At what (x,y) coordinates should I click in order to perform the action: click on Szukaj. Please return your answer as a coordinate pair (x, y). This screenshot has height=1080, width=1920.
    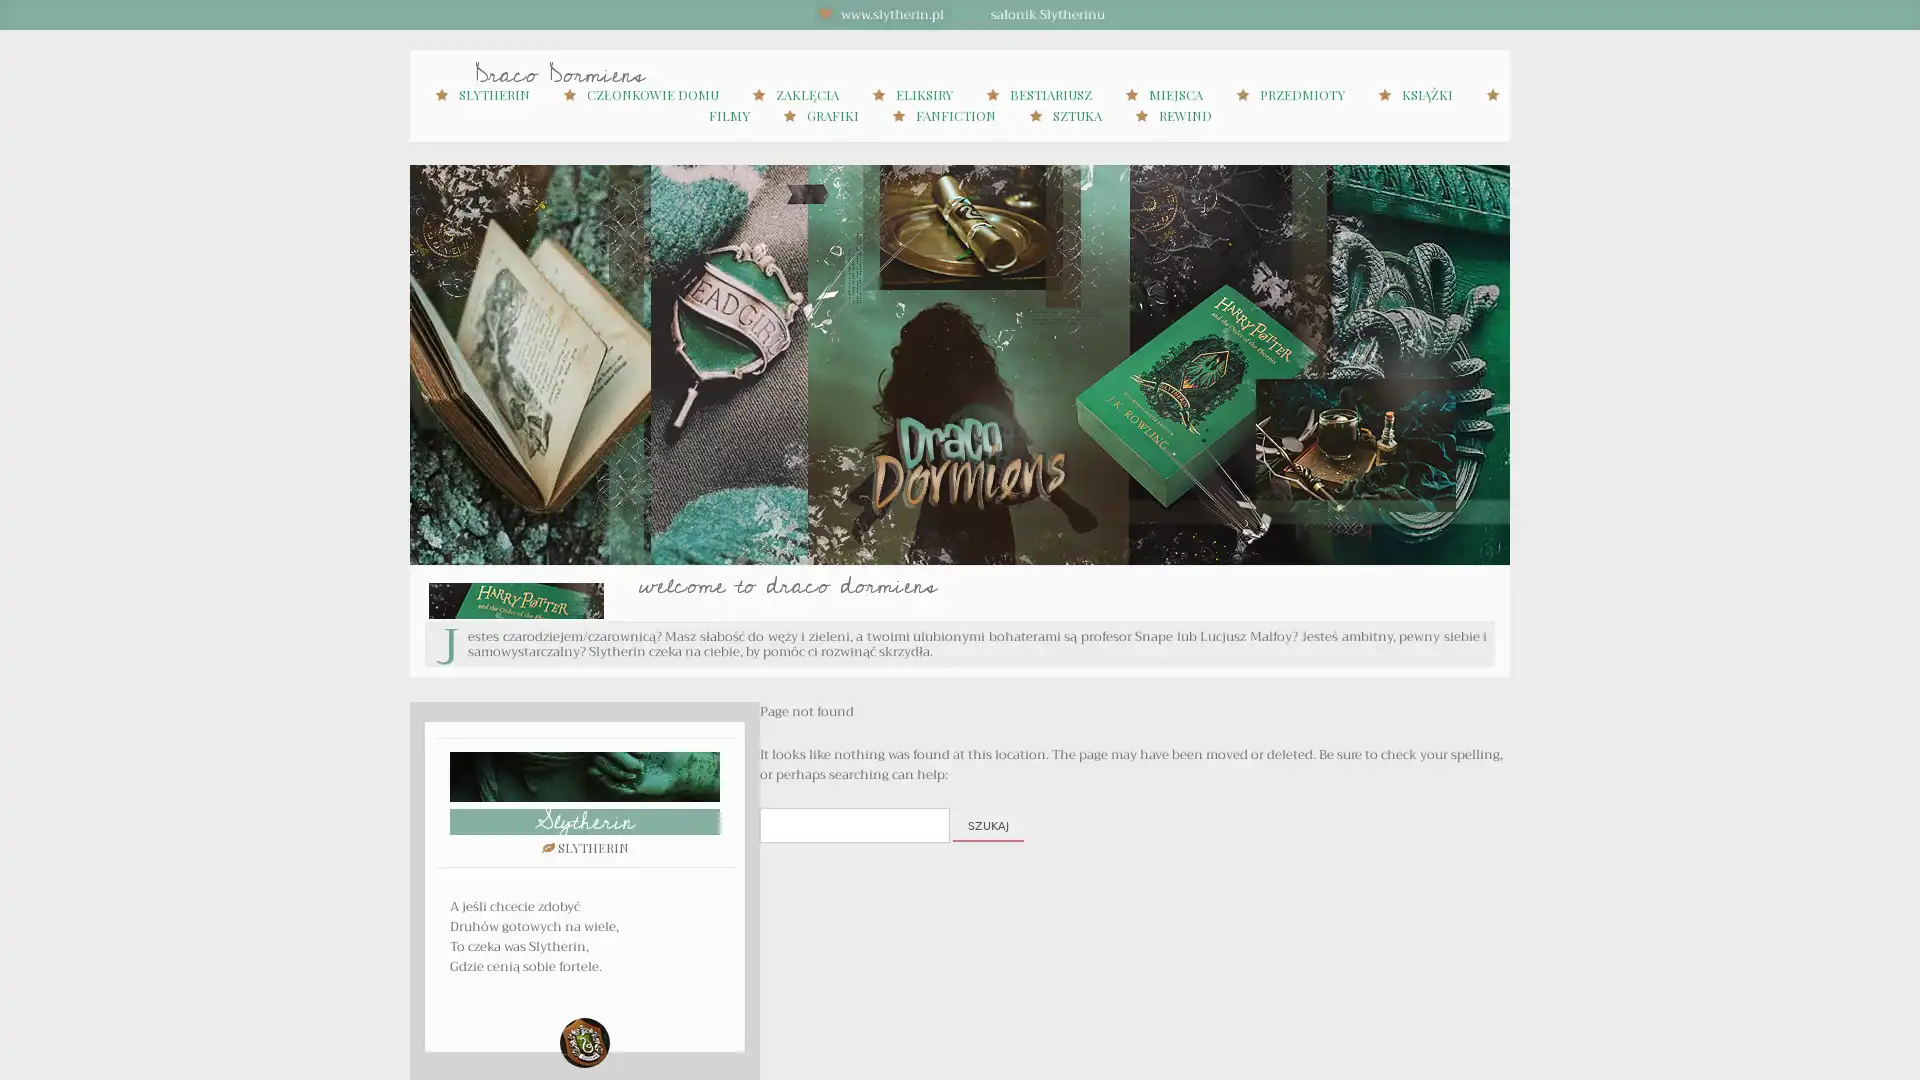
    Looking at the image, I should click on (988, 826).